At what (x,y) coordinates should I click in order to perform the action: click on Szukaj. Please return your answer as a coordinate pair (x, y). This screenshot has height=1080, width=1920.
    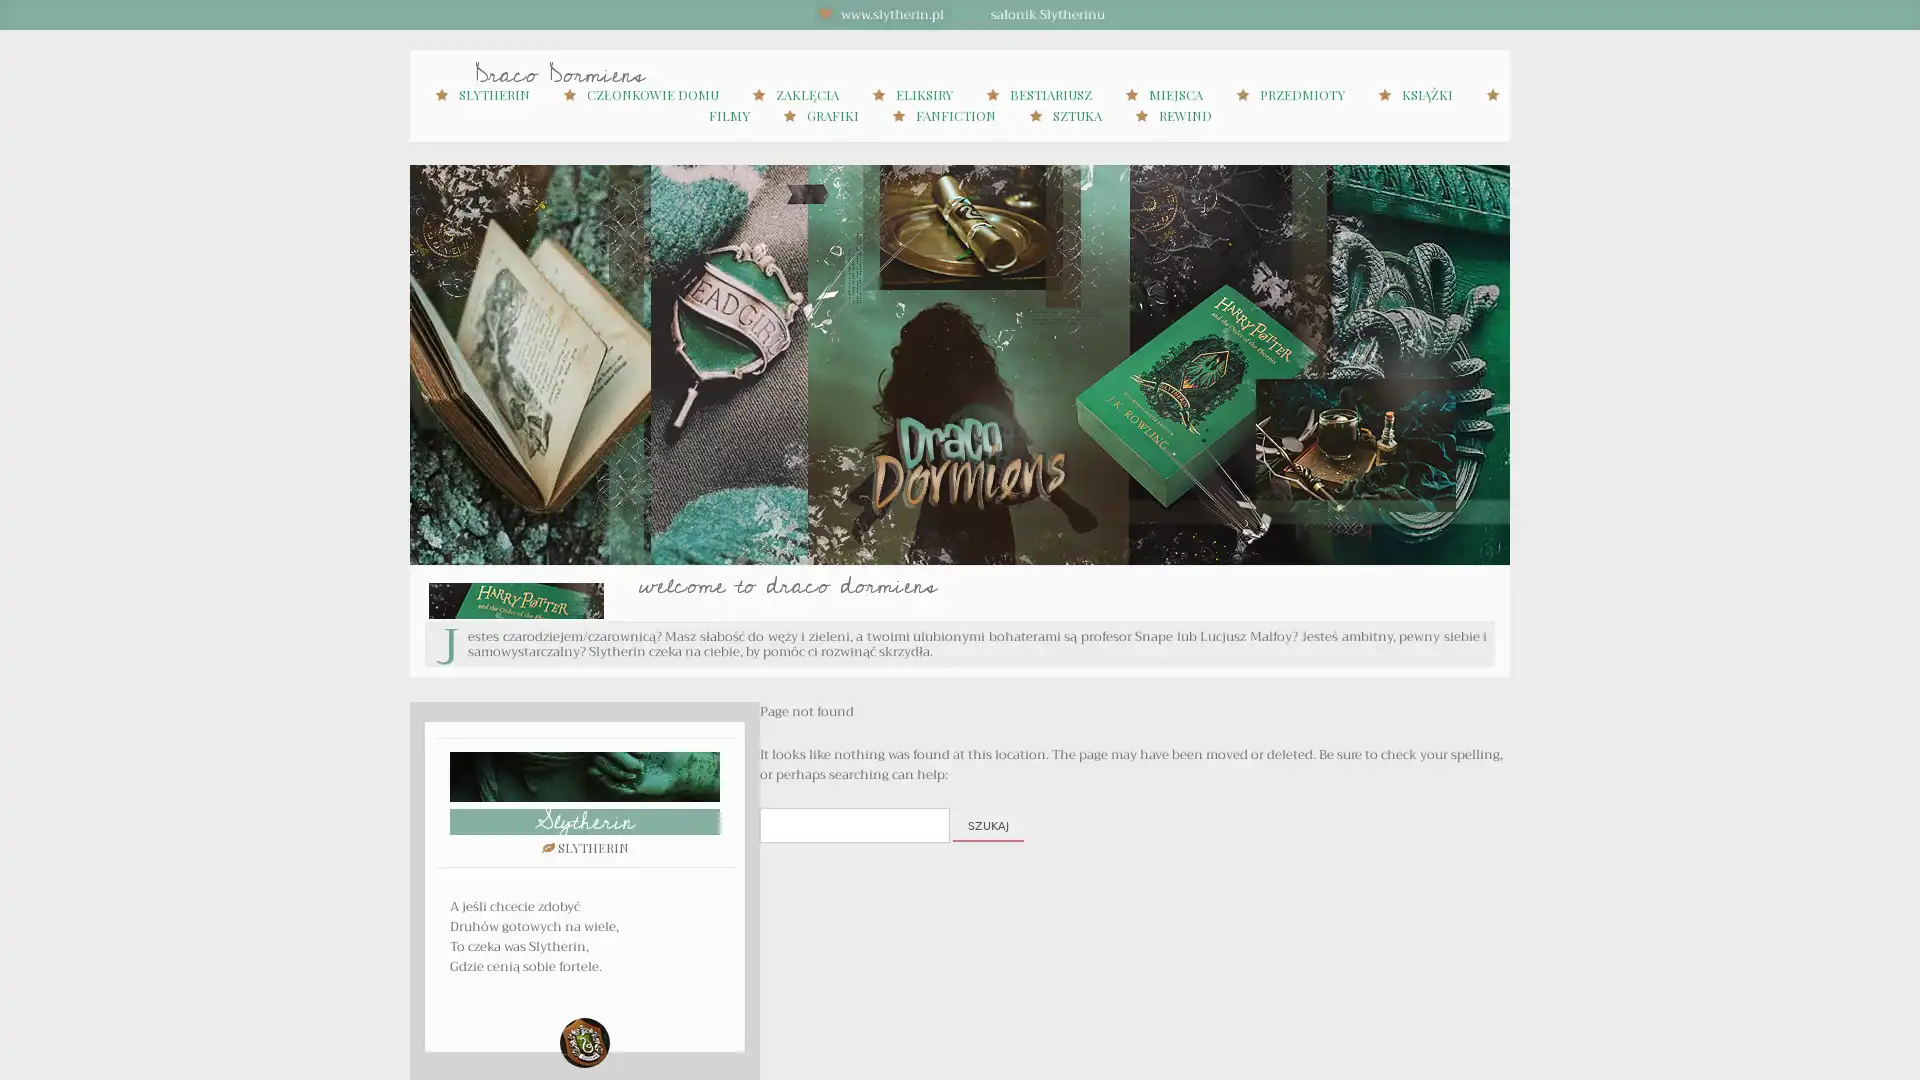
    Looking at the image, I should click on (988, 826).